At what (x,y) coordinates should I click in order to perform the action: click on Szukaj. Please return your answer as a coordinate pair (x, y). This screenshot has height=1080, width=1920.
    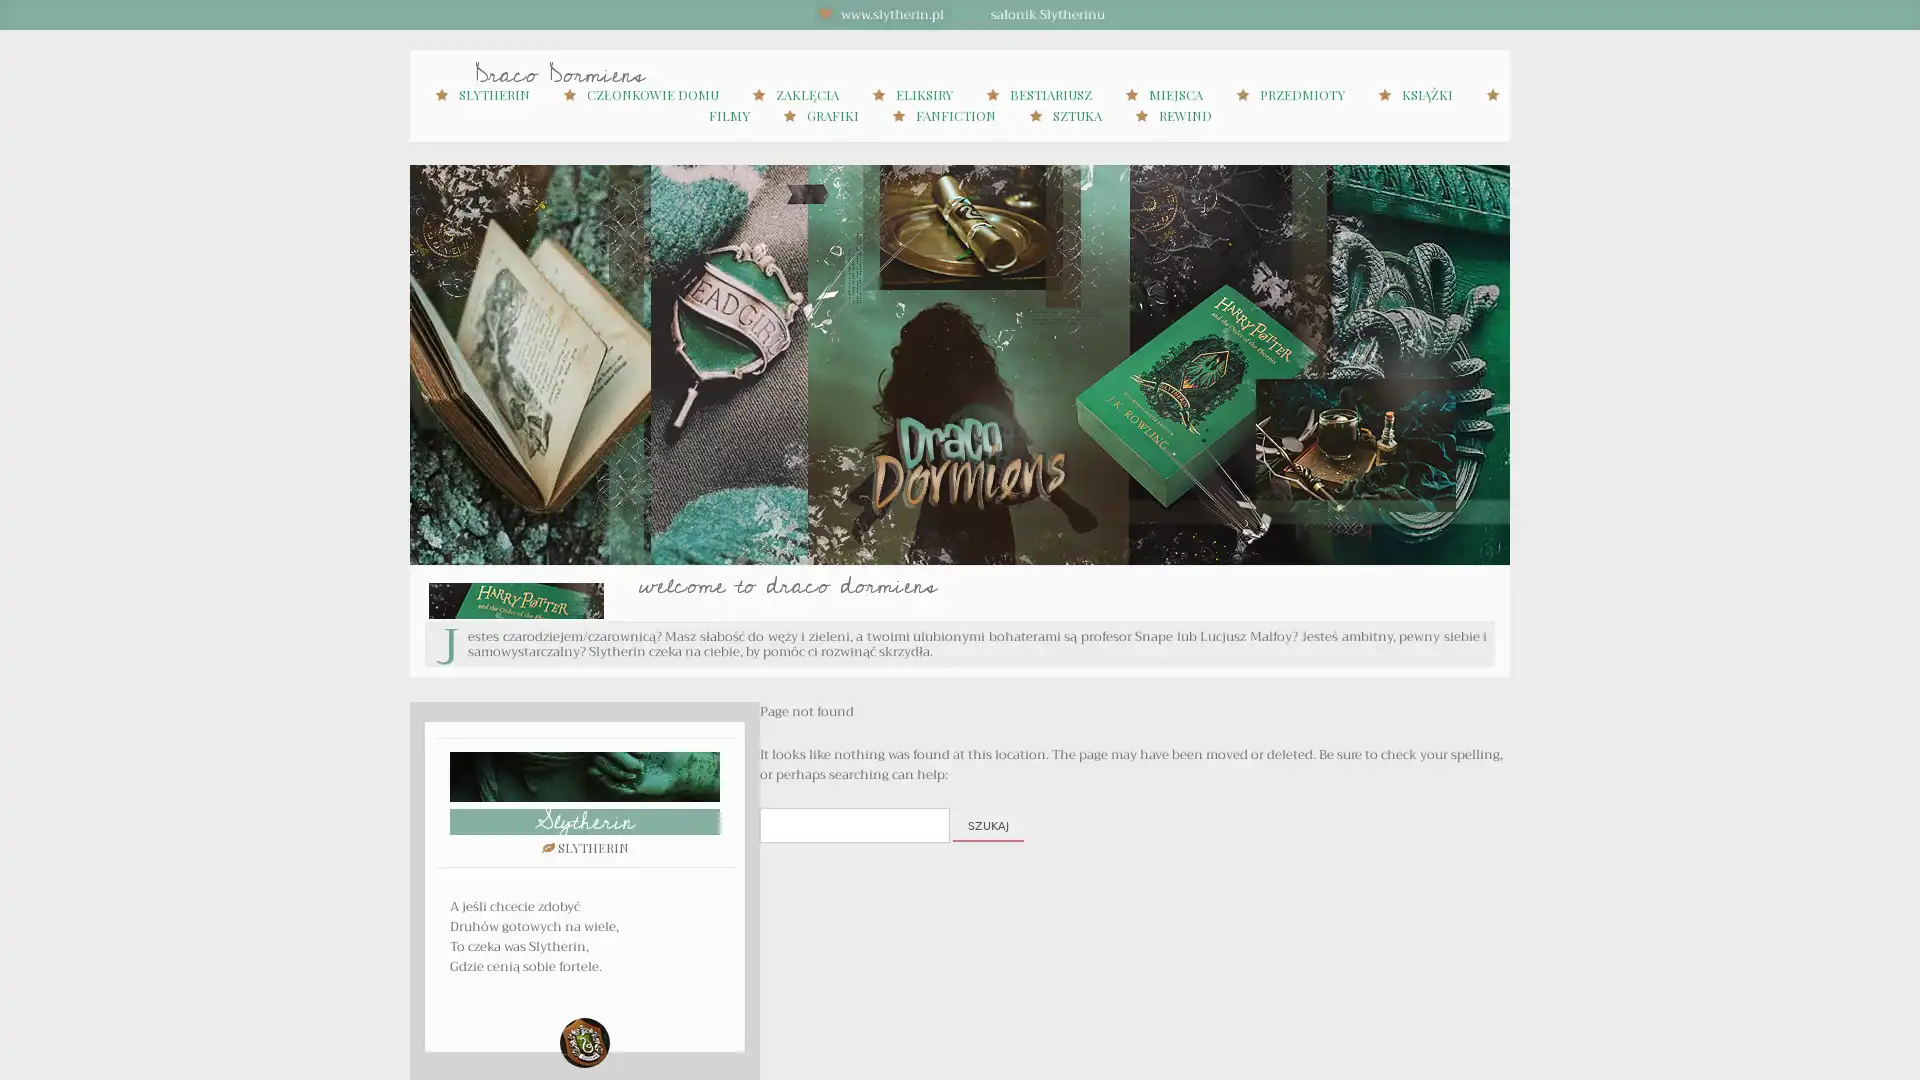
    Looking at the image, I should click on (988, 826).